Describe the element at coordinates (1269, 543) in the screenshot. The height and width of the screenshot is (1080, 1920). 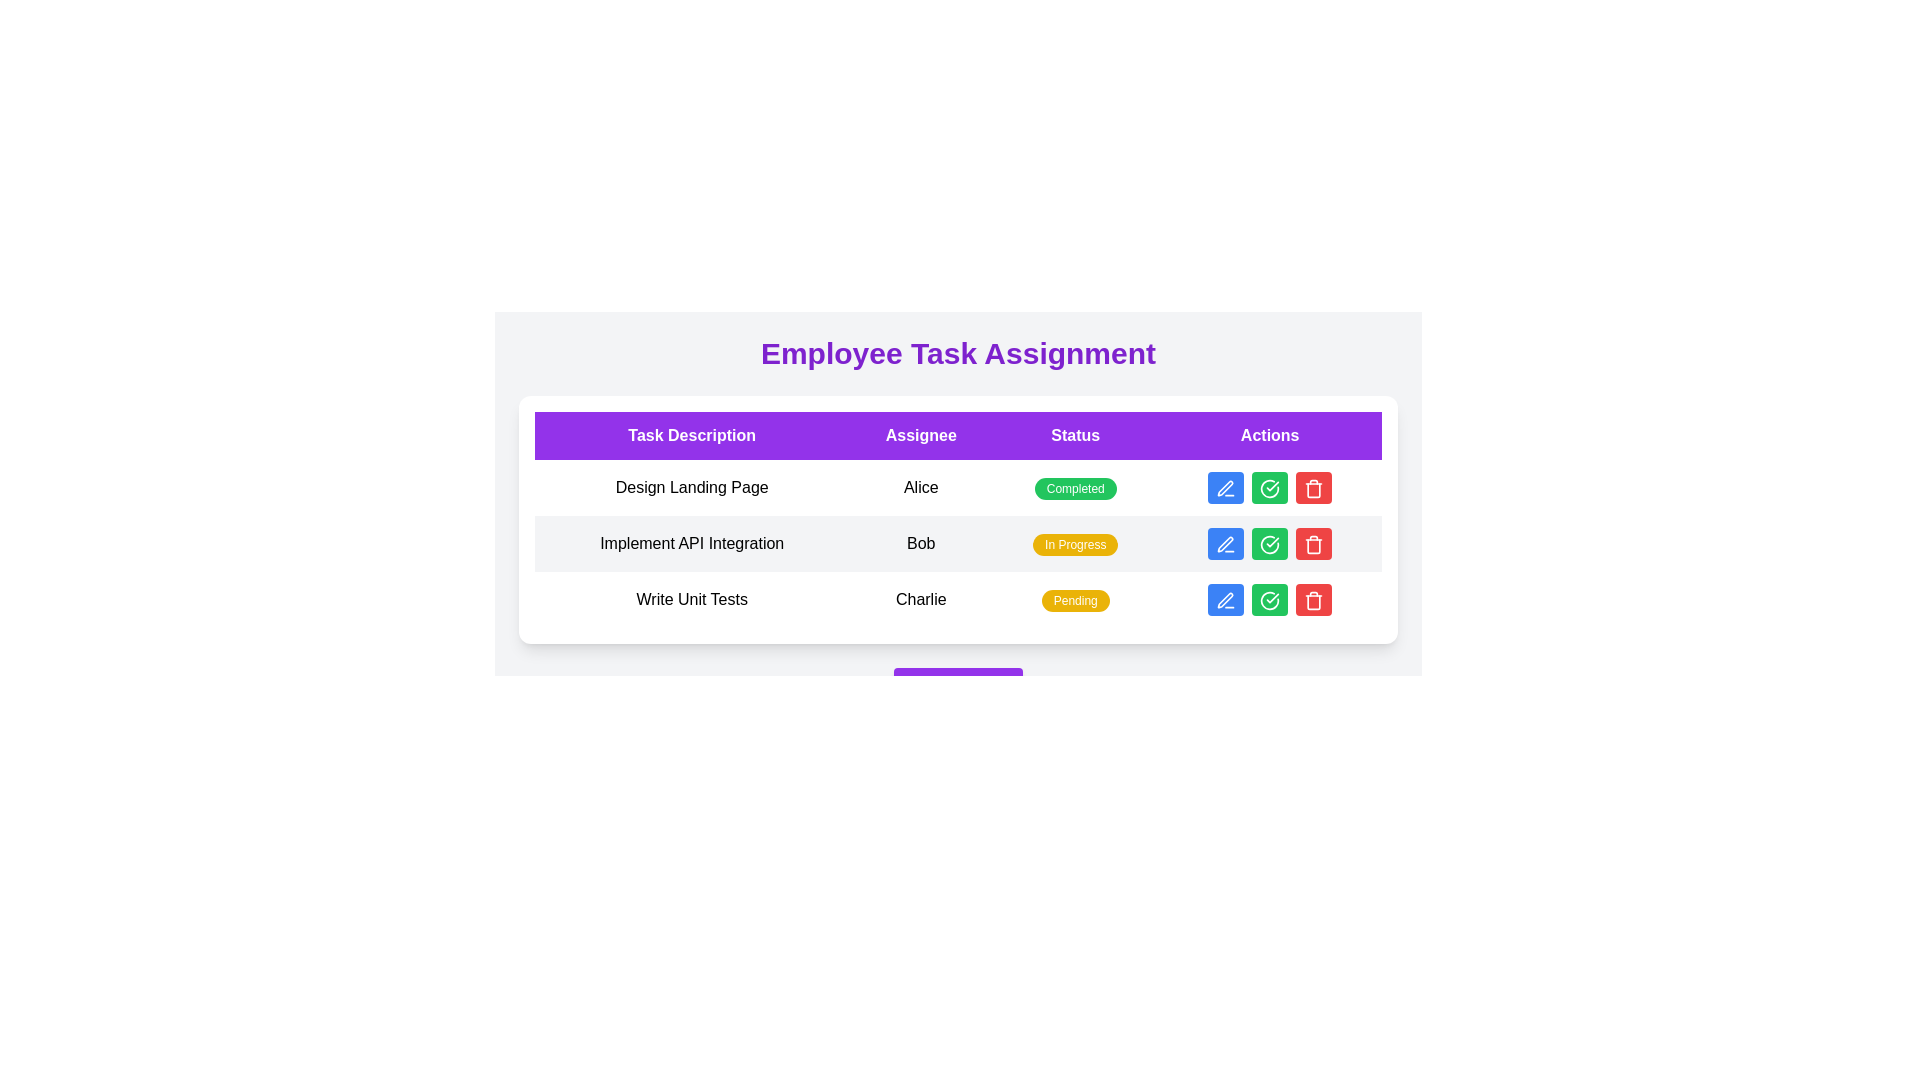
I see `the confirmation icon located in the 'Actions' column of the second row in the table interface` at that location.